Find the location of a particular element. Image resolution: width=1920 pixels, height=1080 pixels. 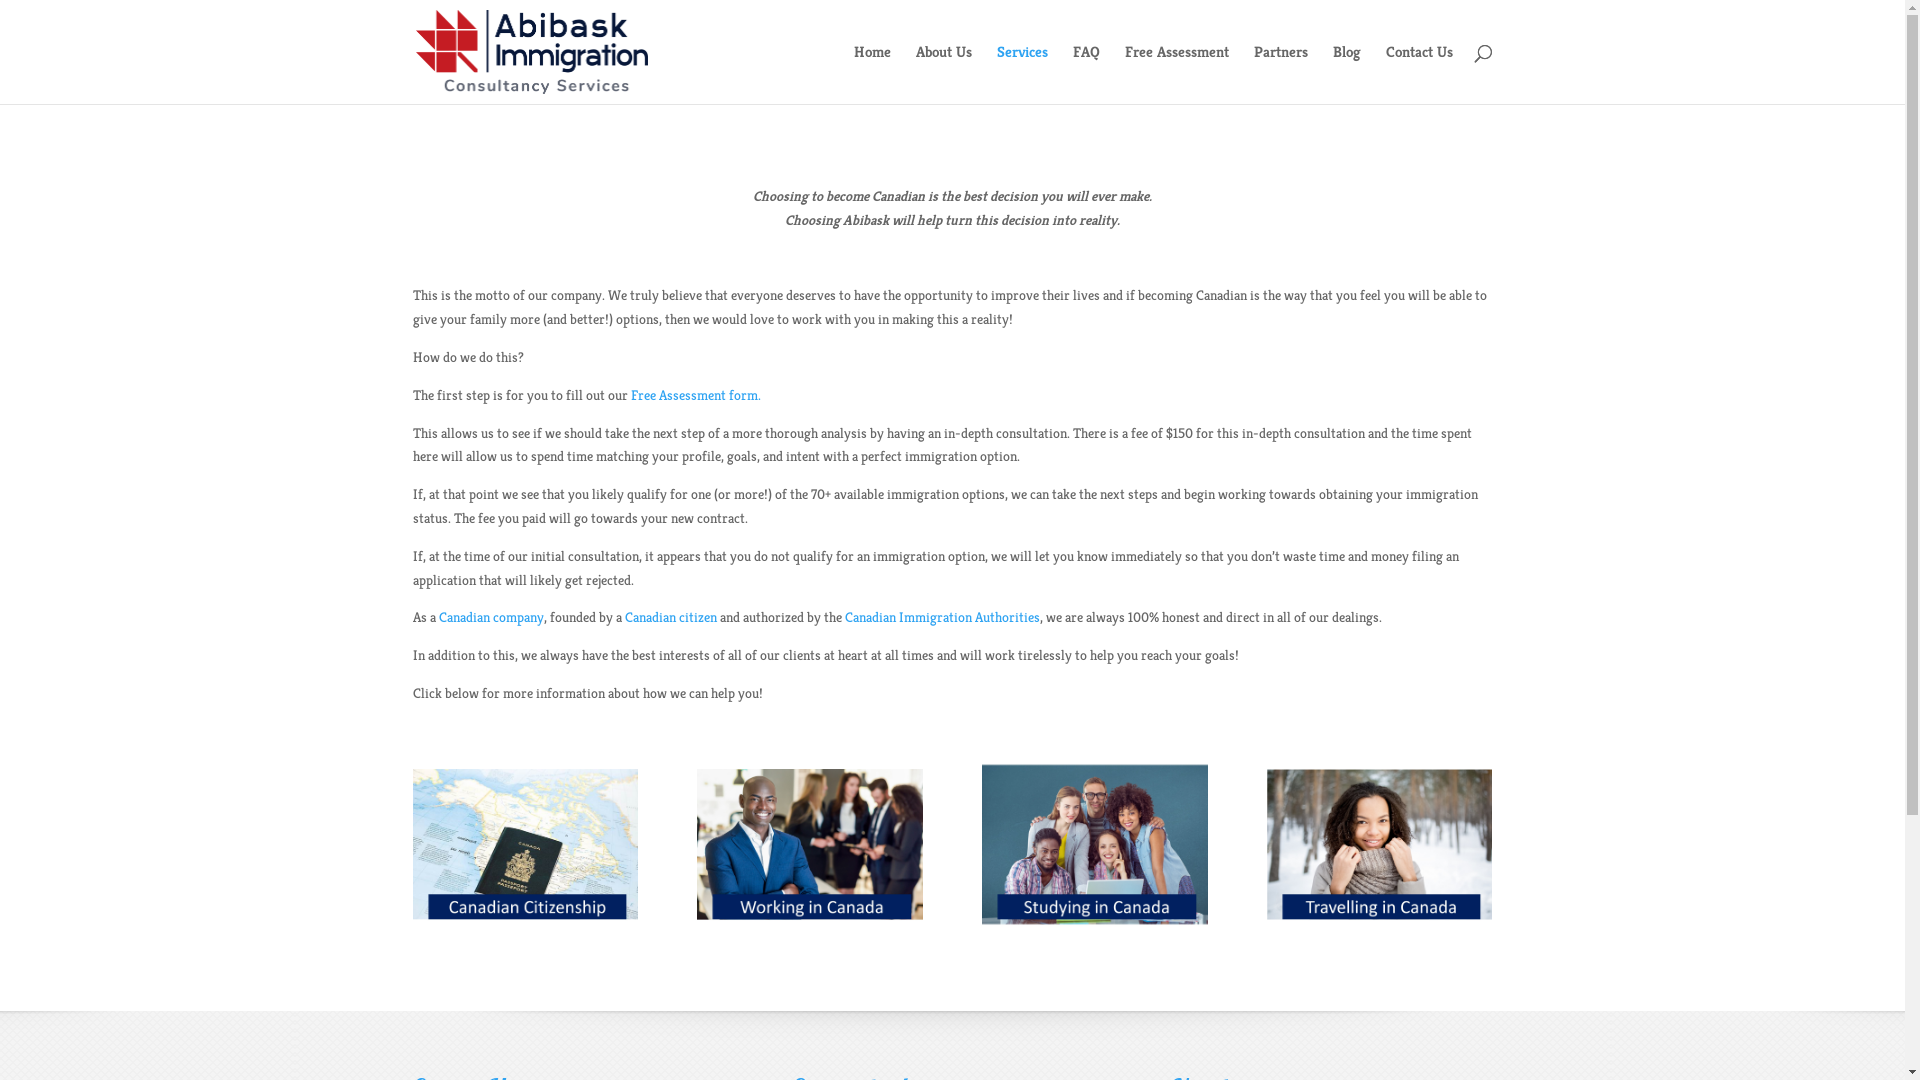

'Canadian Immigration Authorities' is located at coordinates (844, 616).